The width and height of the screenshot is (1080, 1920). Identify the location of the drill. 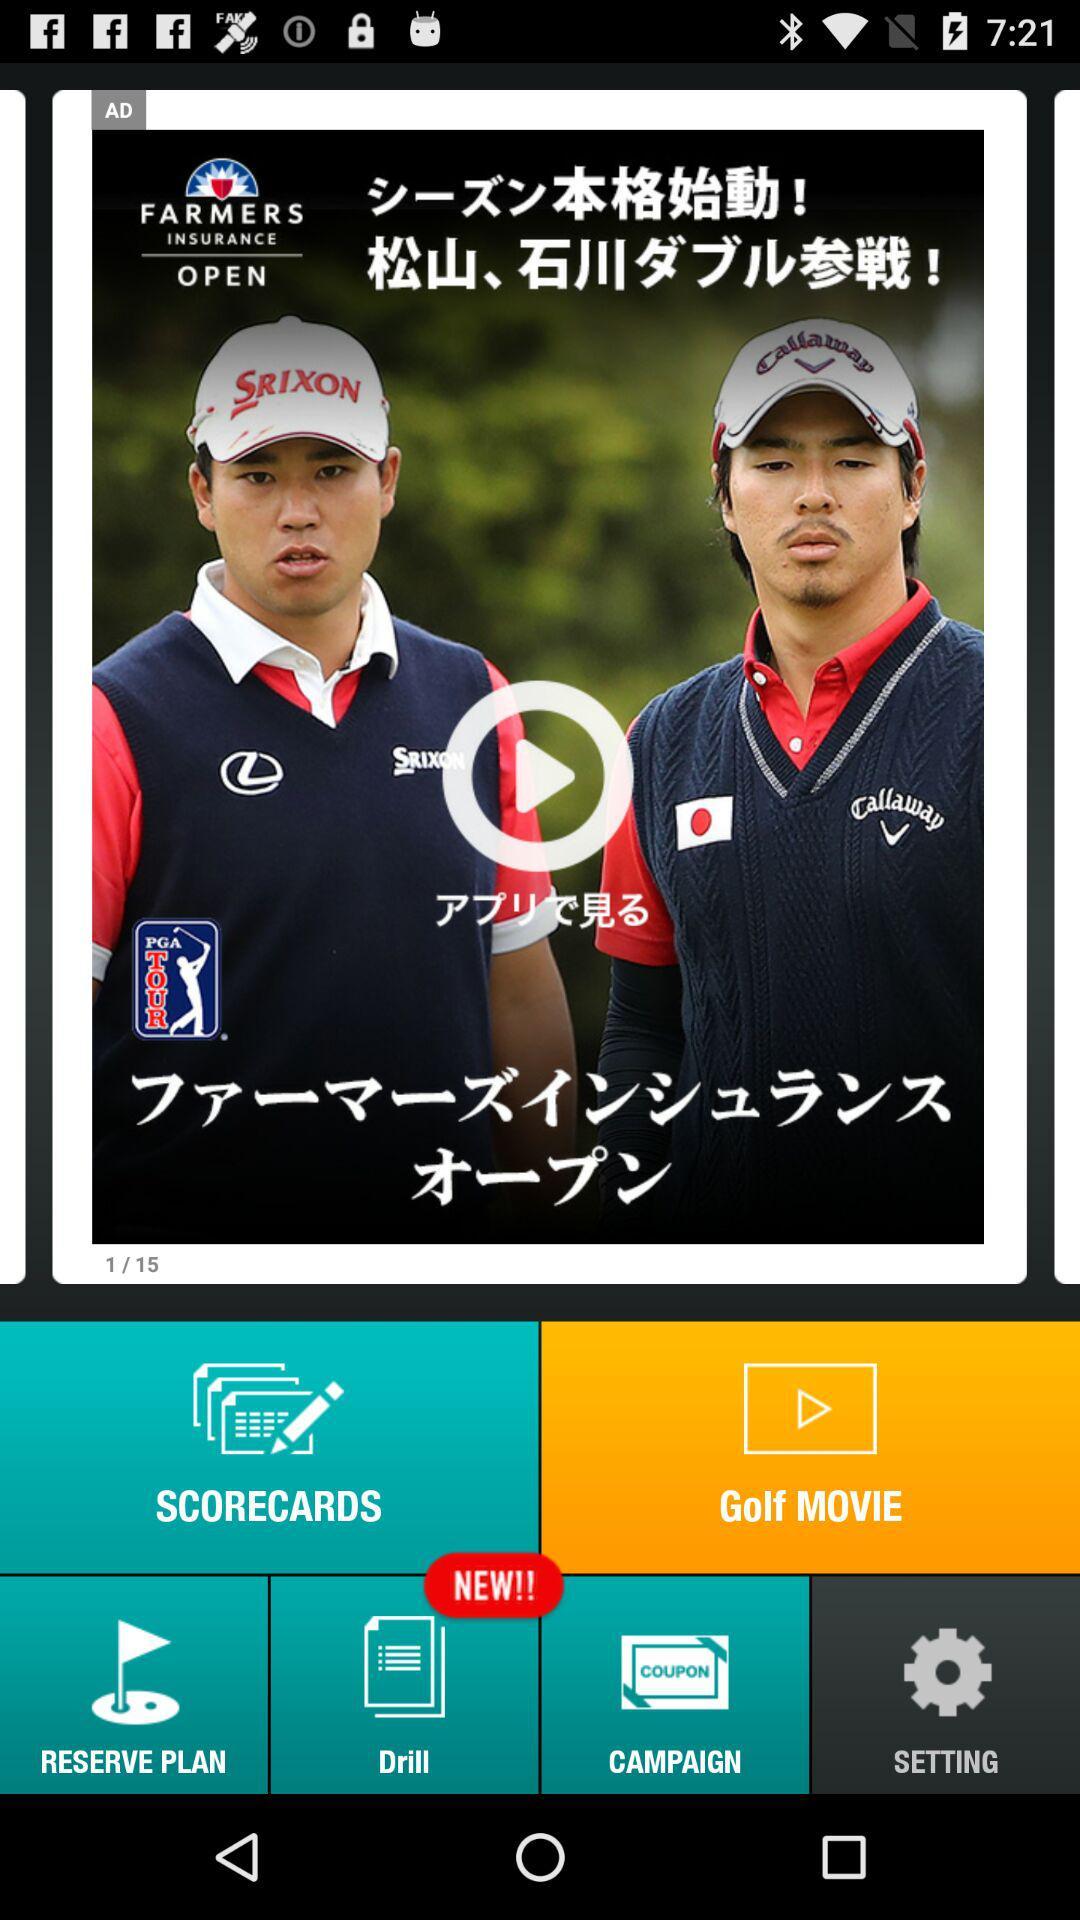
(404, 1684).